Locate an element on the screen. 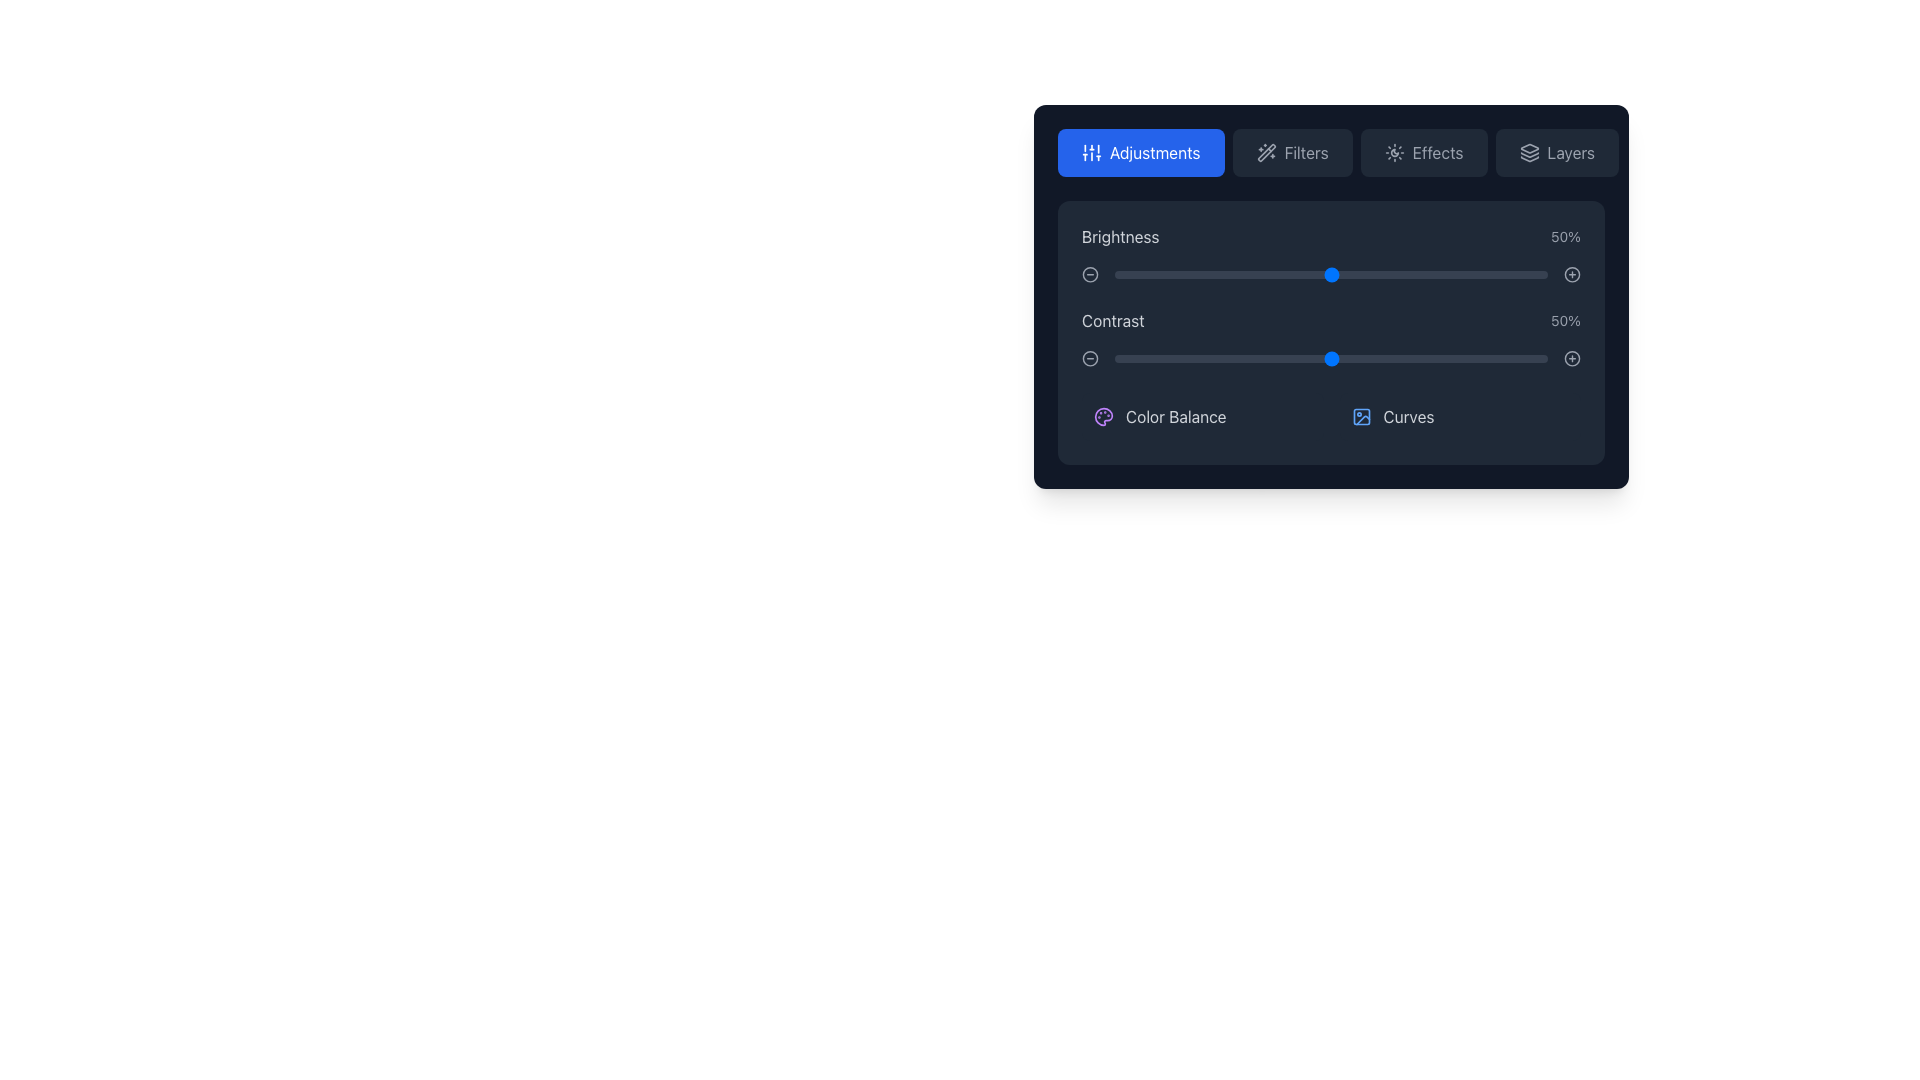 The height and width of the screenshot is (1080, 1920). the small blue pictorial icon resembling a minimalistic image frame with a circle and a line inside, located to the left of the text 'Curves' in the bottom row of items under 'Adjustments' is located at coordinates (1360, 415).